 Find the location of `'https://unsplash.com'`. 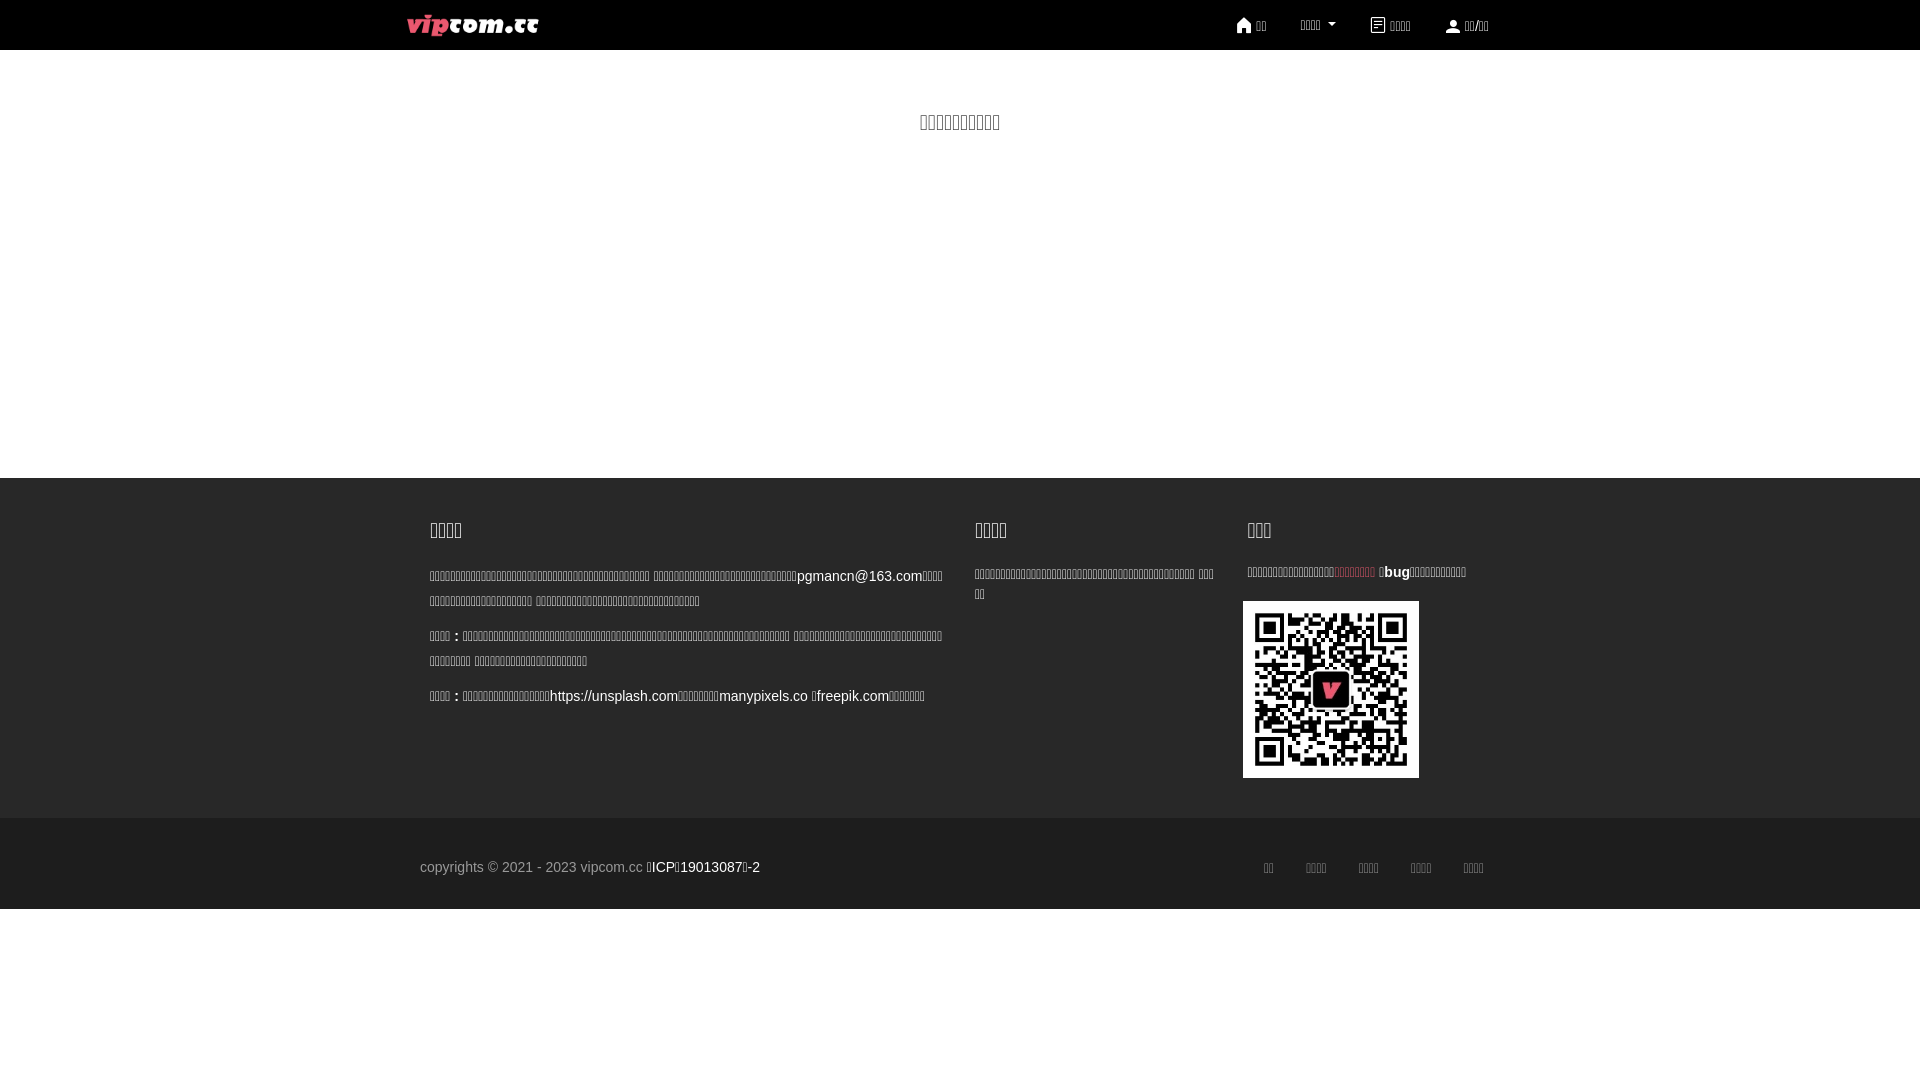

'https://unsplash.com' is located at coordinates (550, 694).